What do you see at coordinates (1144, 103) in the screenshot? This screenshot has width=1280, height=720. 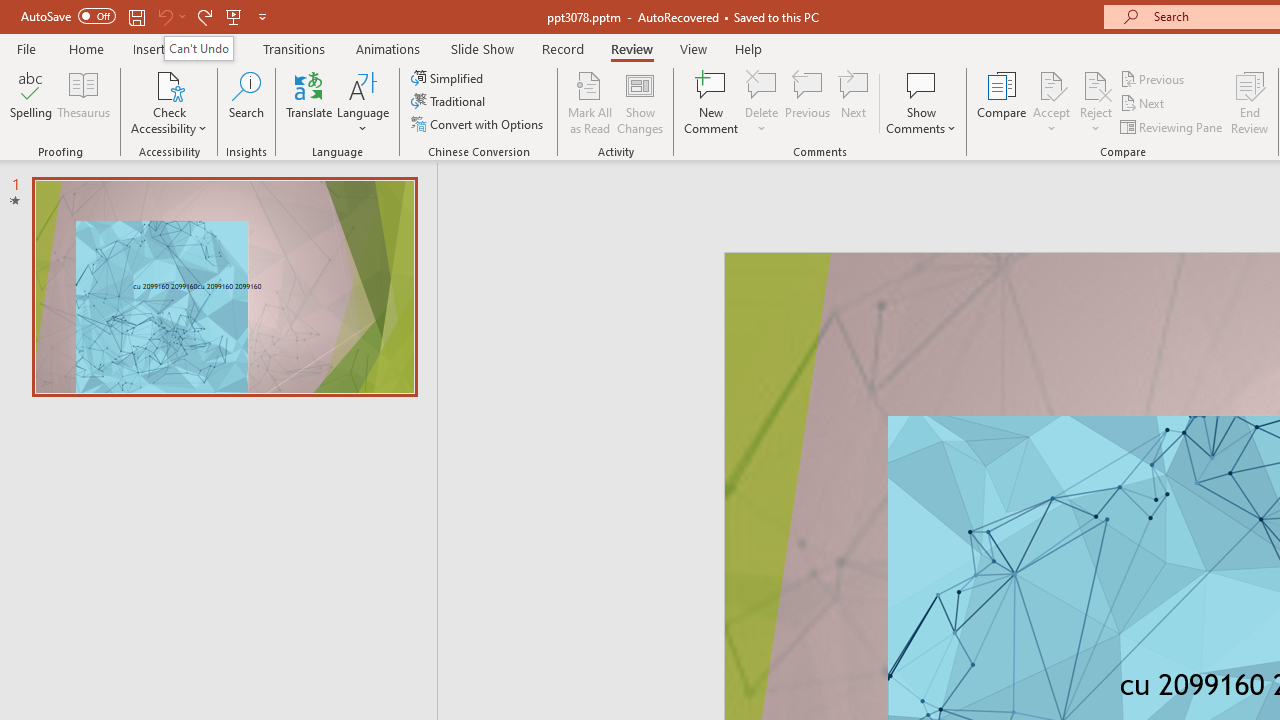 I see `'Next'` at bounding box center [1144, 103].